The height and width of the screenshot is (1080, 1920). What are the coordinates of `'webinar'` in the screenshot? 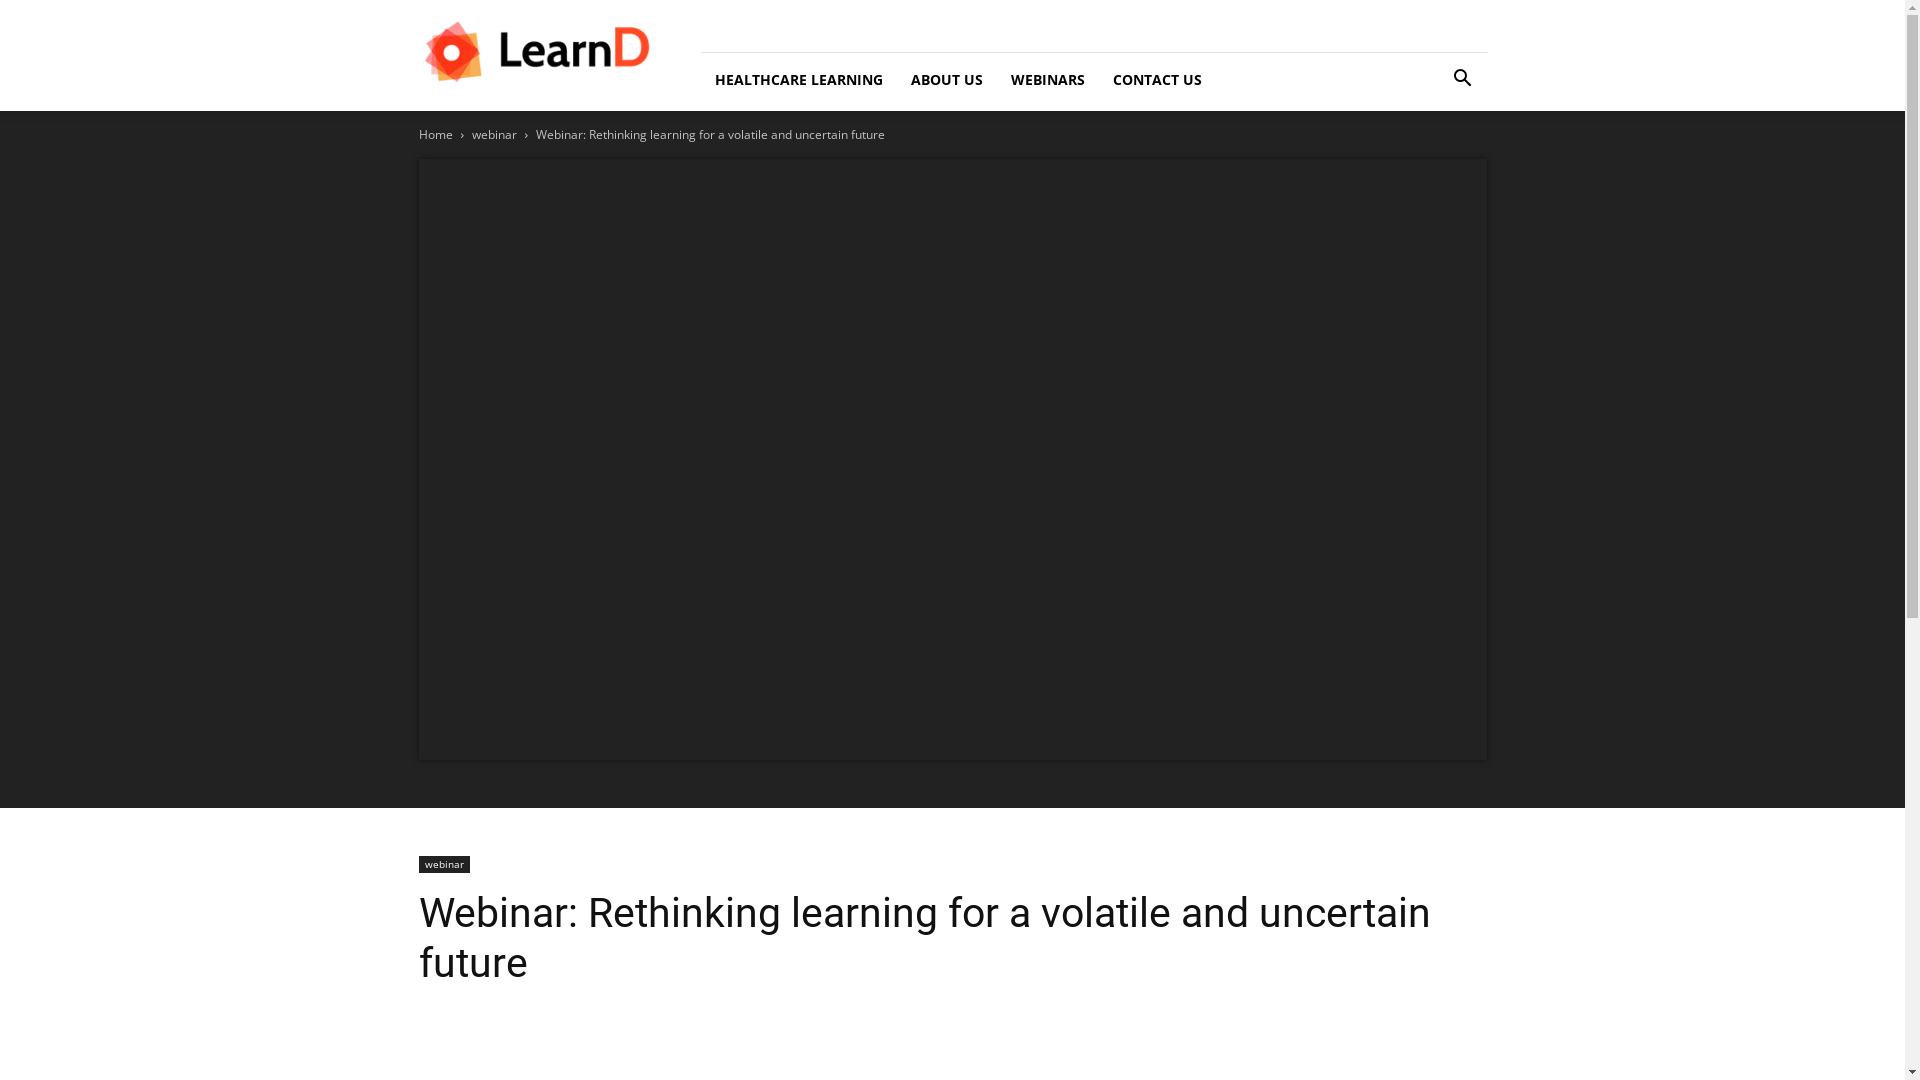 It's located at (442, 863).